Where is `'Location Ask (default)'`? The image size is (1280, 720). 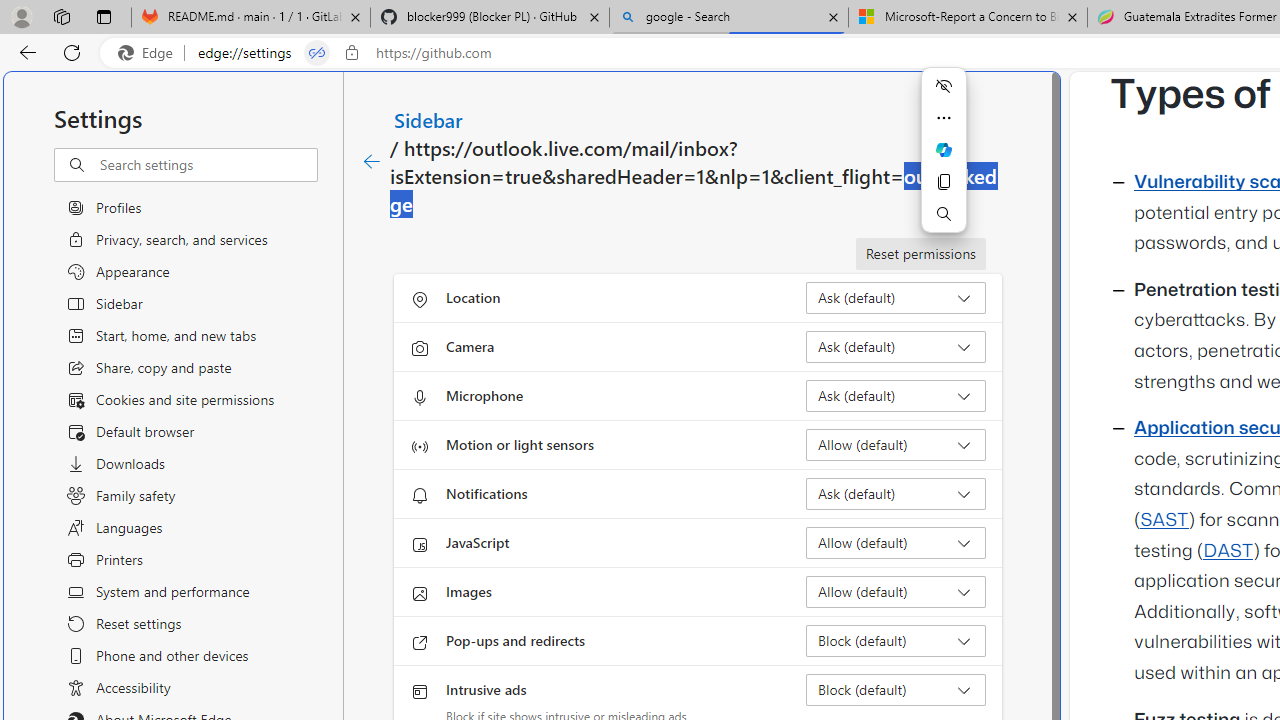 'Location Ask (default)' is located at coordinates (895, 298).